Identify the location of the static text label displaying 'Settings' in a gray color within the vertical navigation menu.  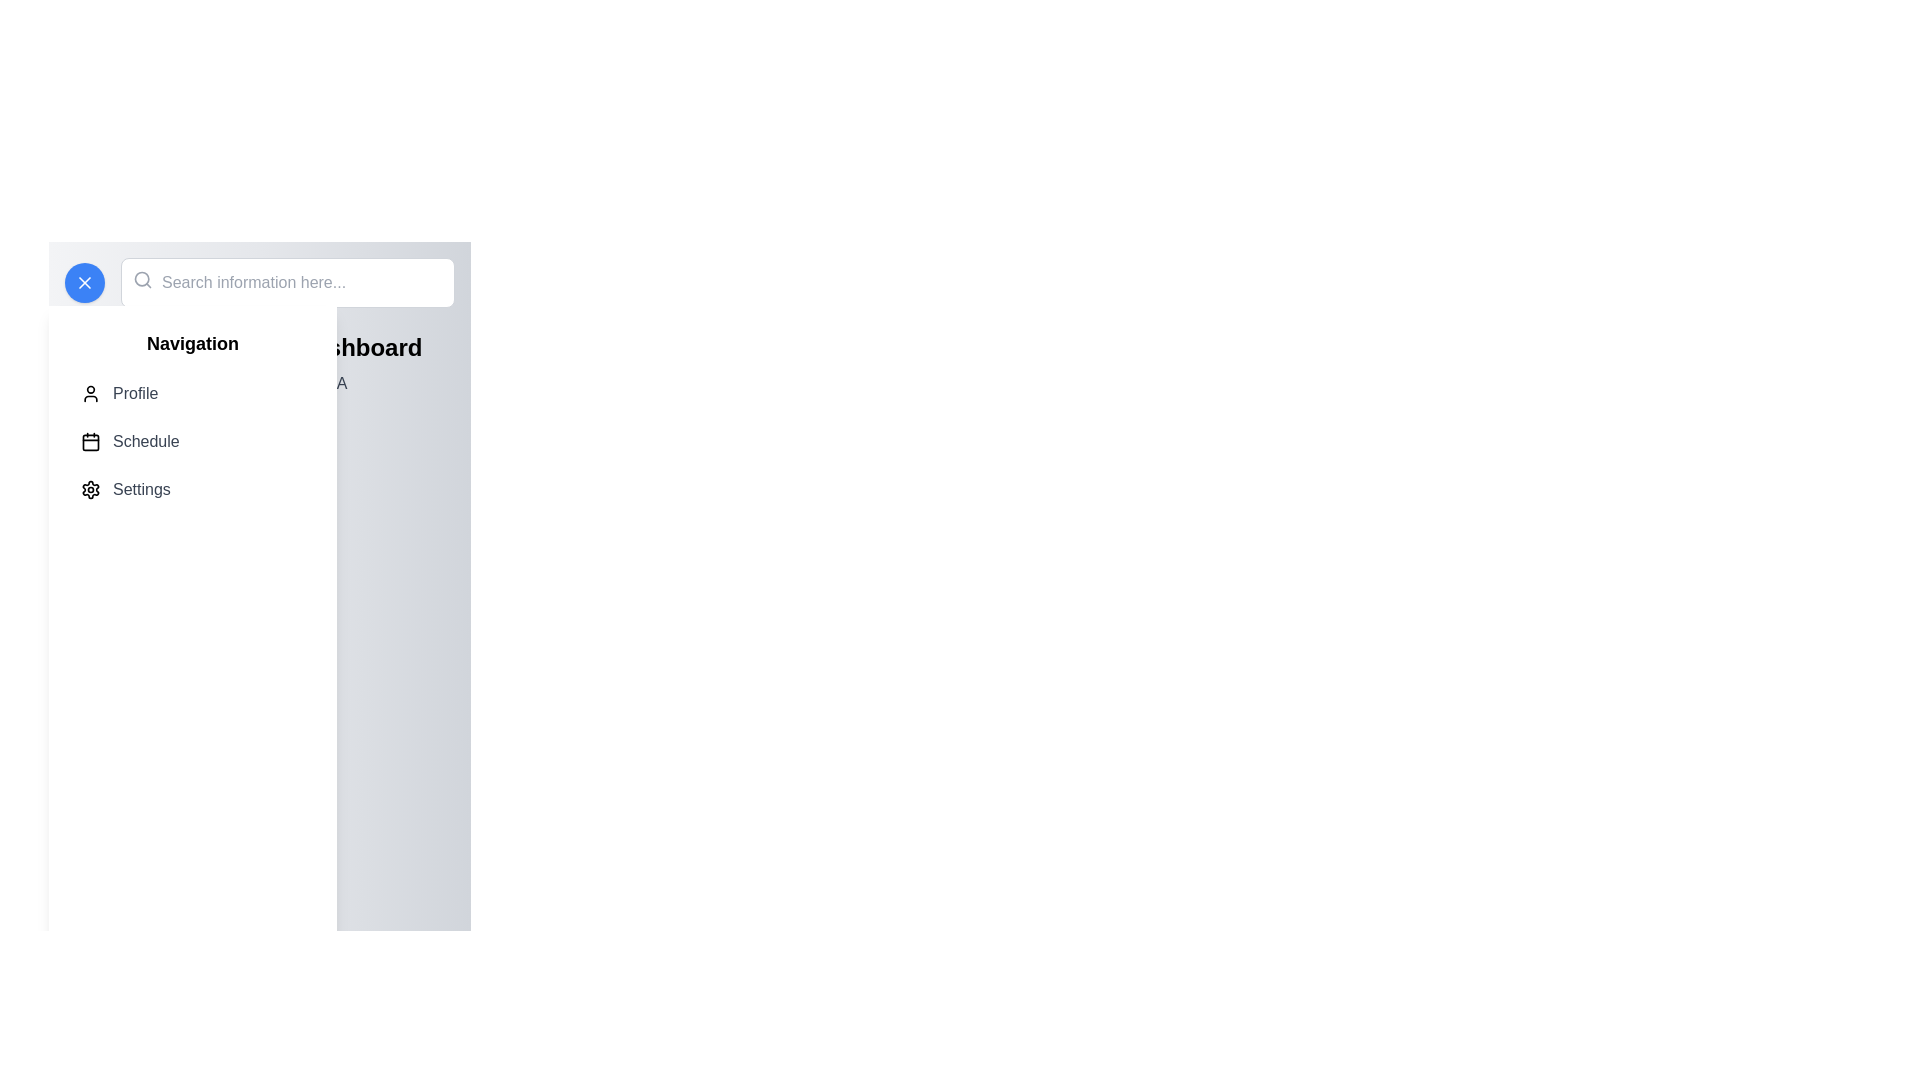
(140, 489).